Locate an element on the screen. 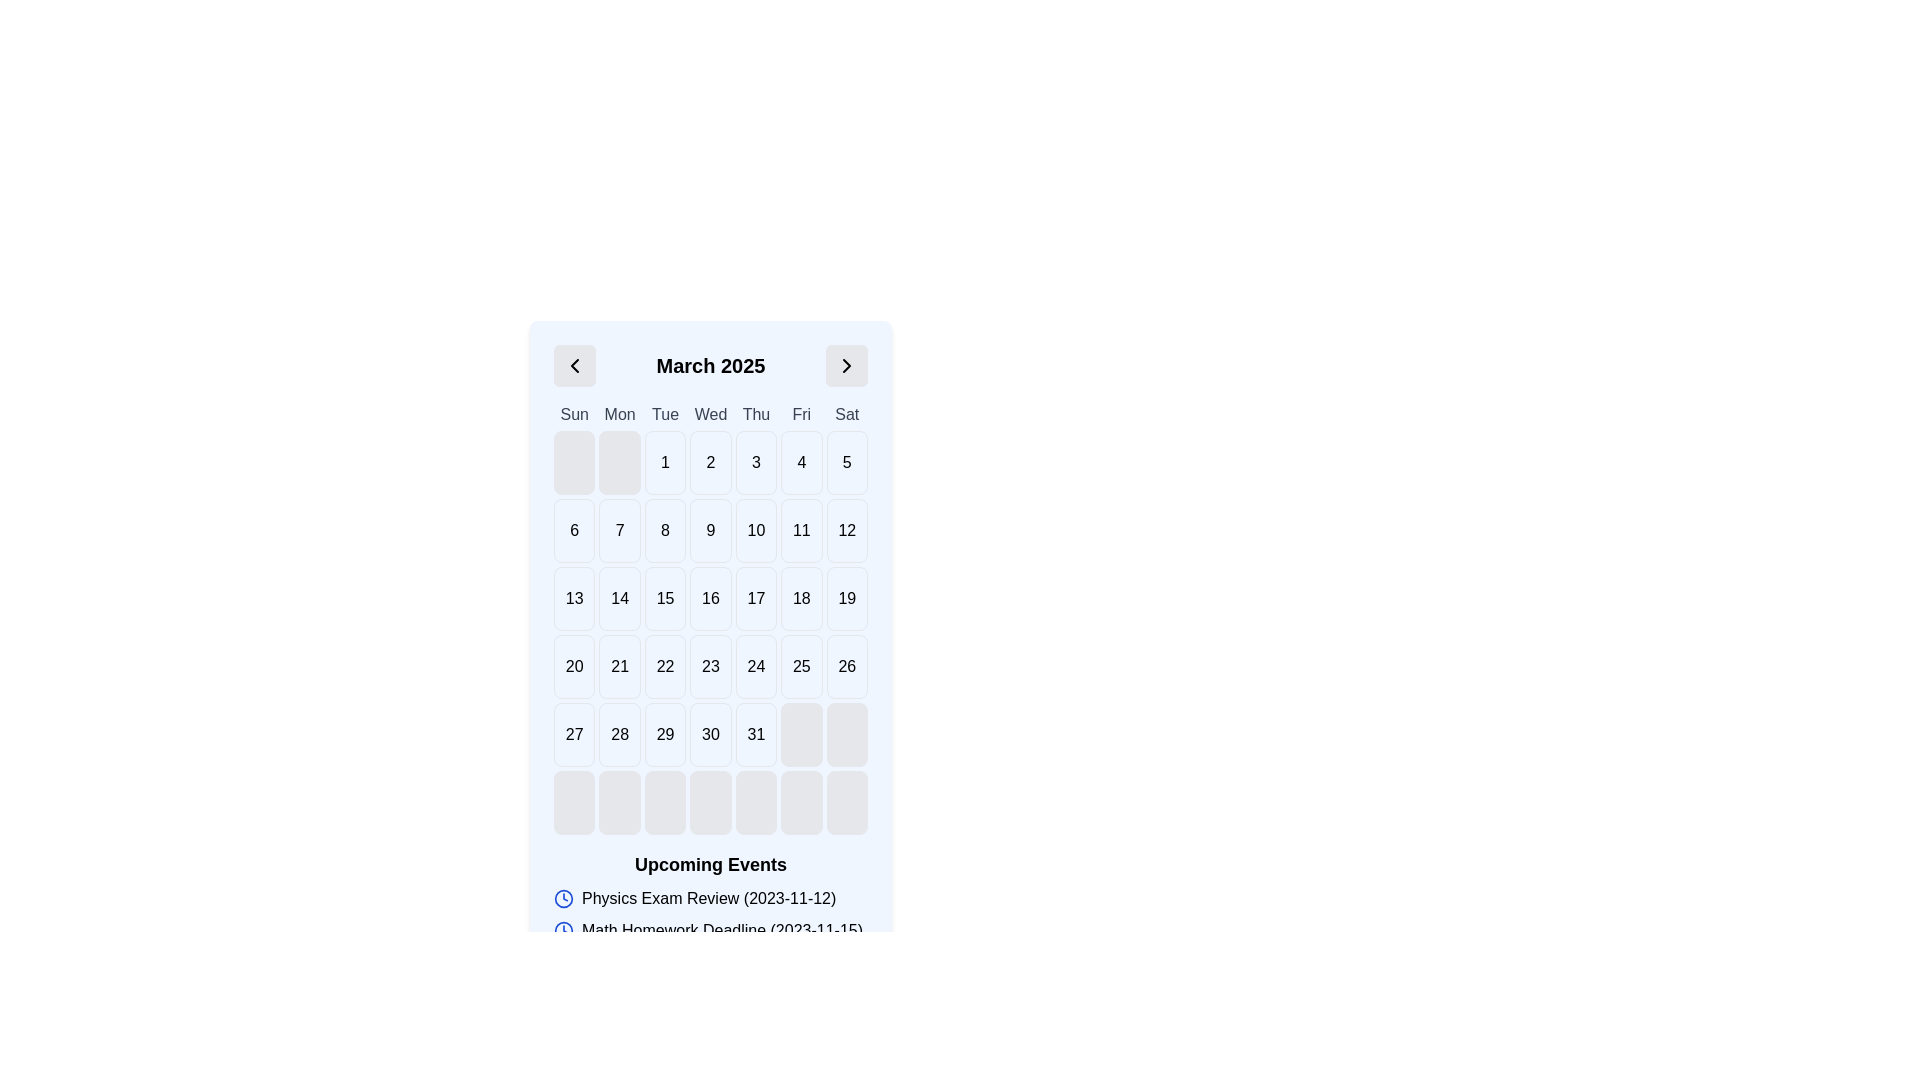 The height and width of the screenshot is (1080, 1920). the button representing the 19th of the month in the calendar interface is located at coordinates (847, 597).